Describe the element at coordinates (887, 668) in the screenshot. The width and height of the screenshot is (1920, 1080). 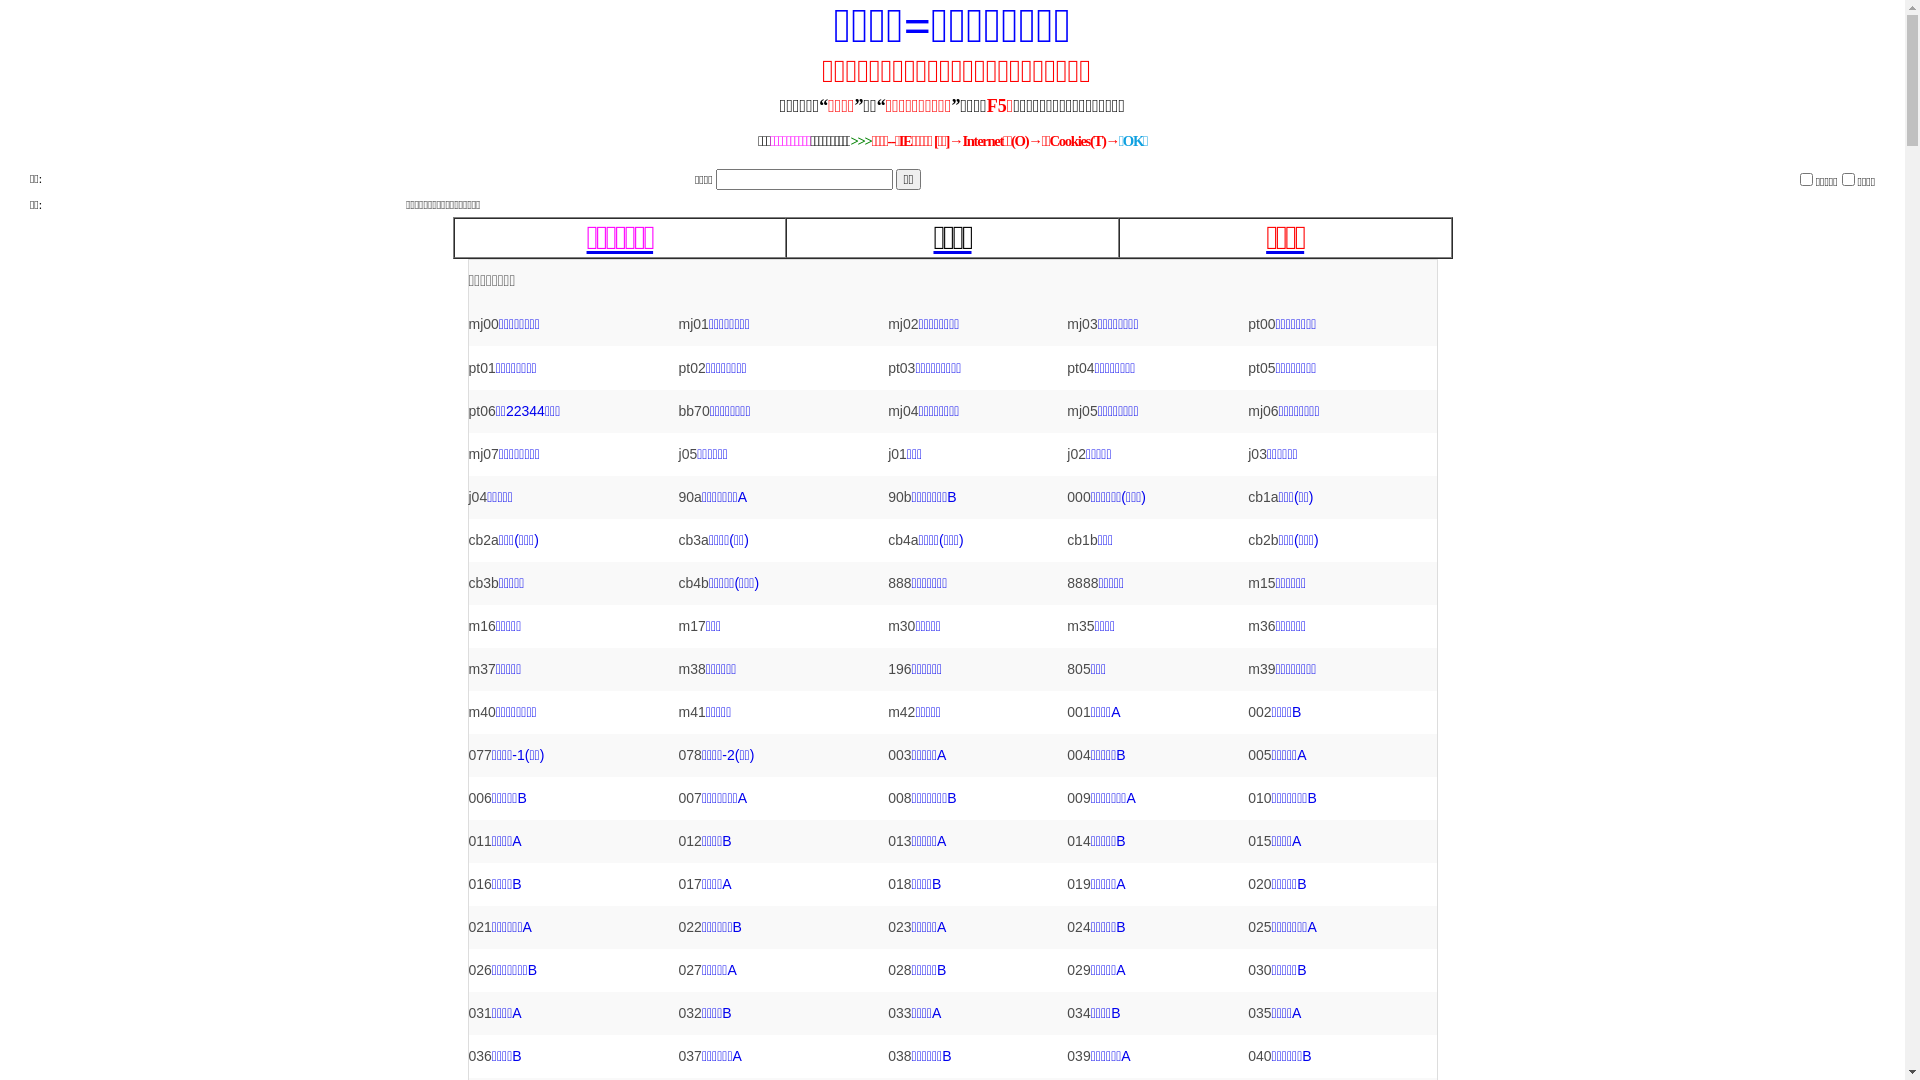
I see `'196'` at that location.